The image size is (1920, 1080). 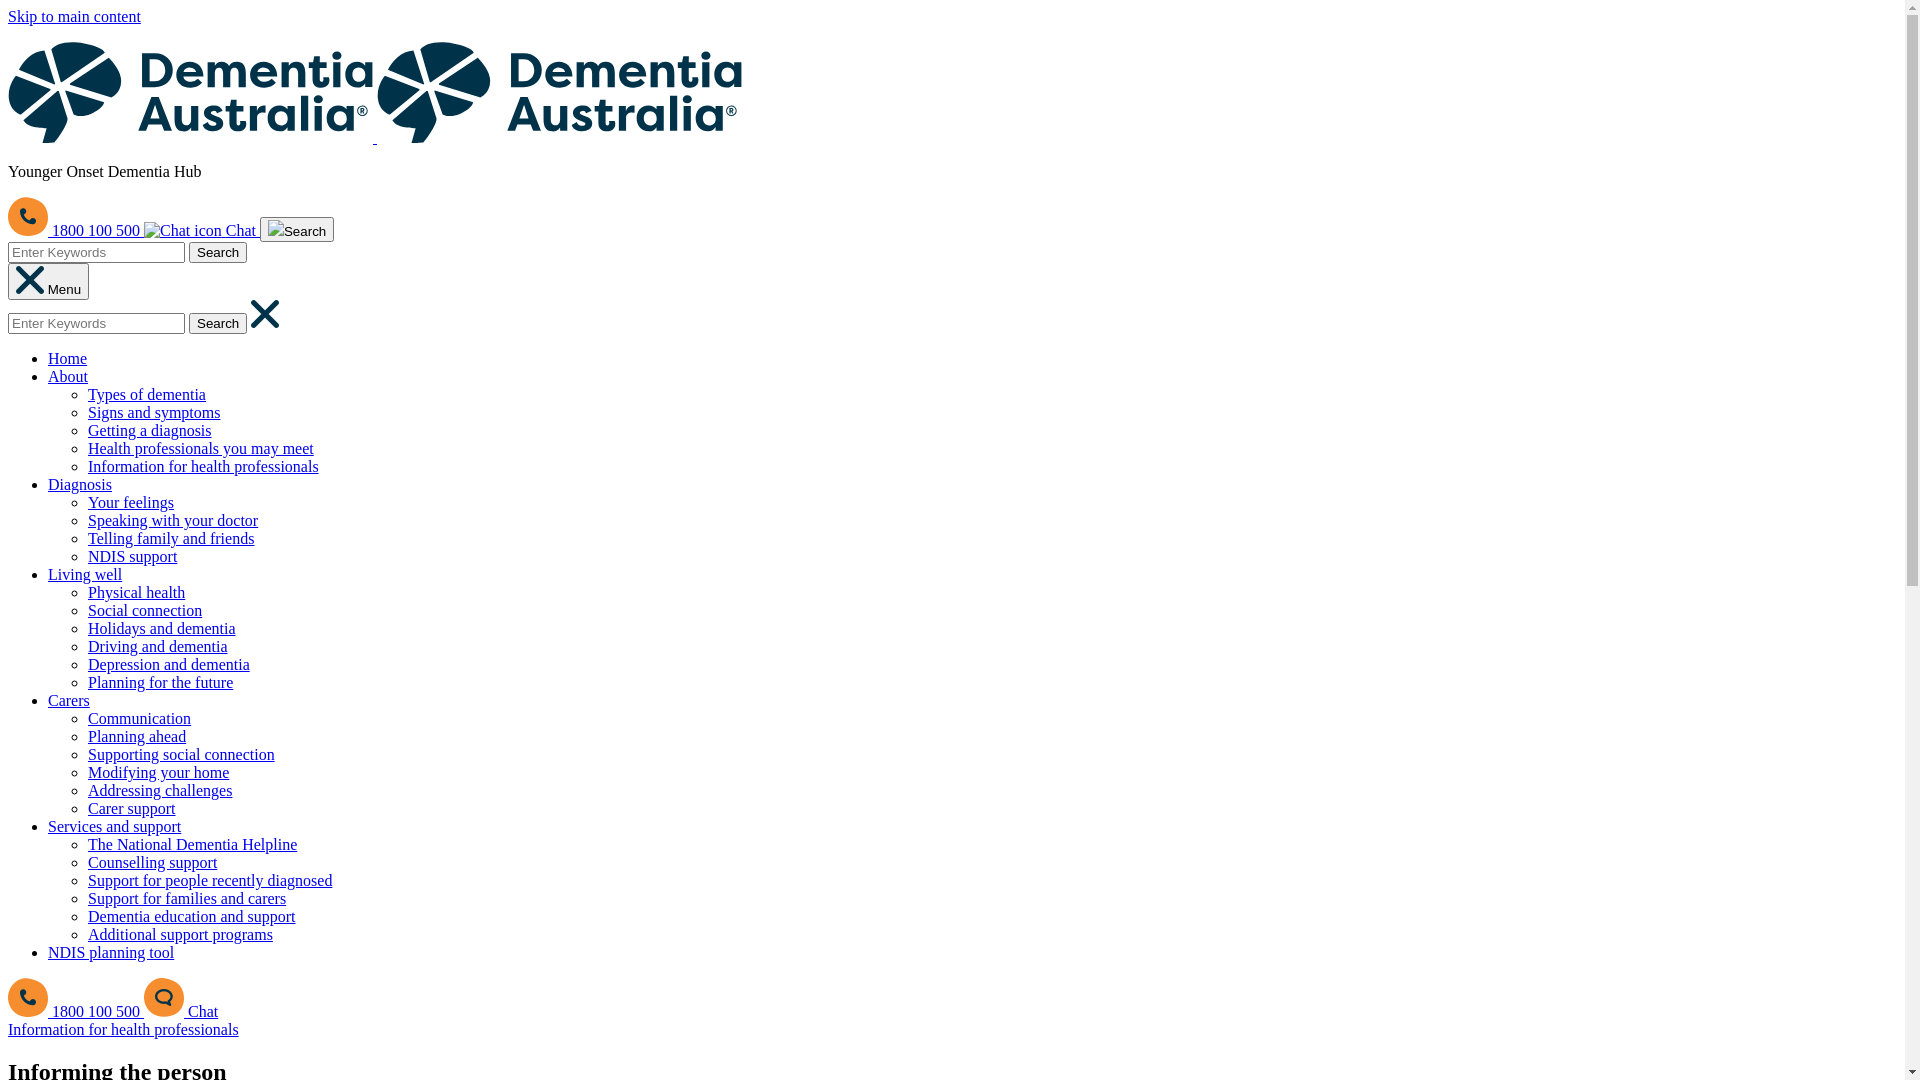 I want to click on 'Carers', so click(x=68, y=699).